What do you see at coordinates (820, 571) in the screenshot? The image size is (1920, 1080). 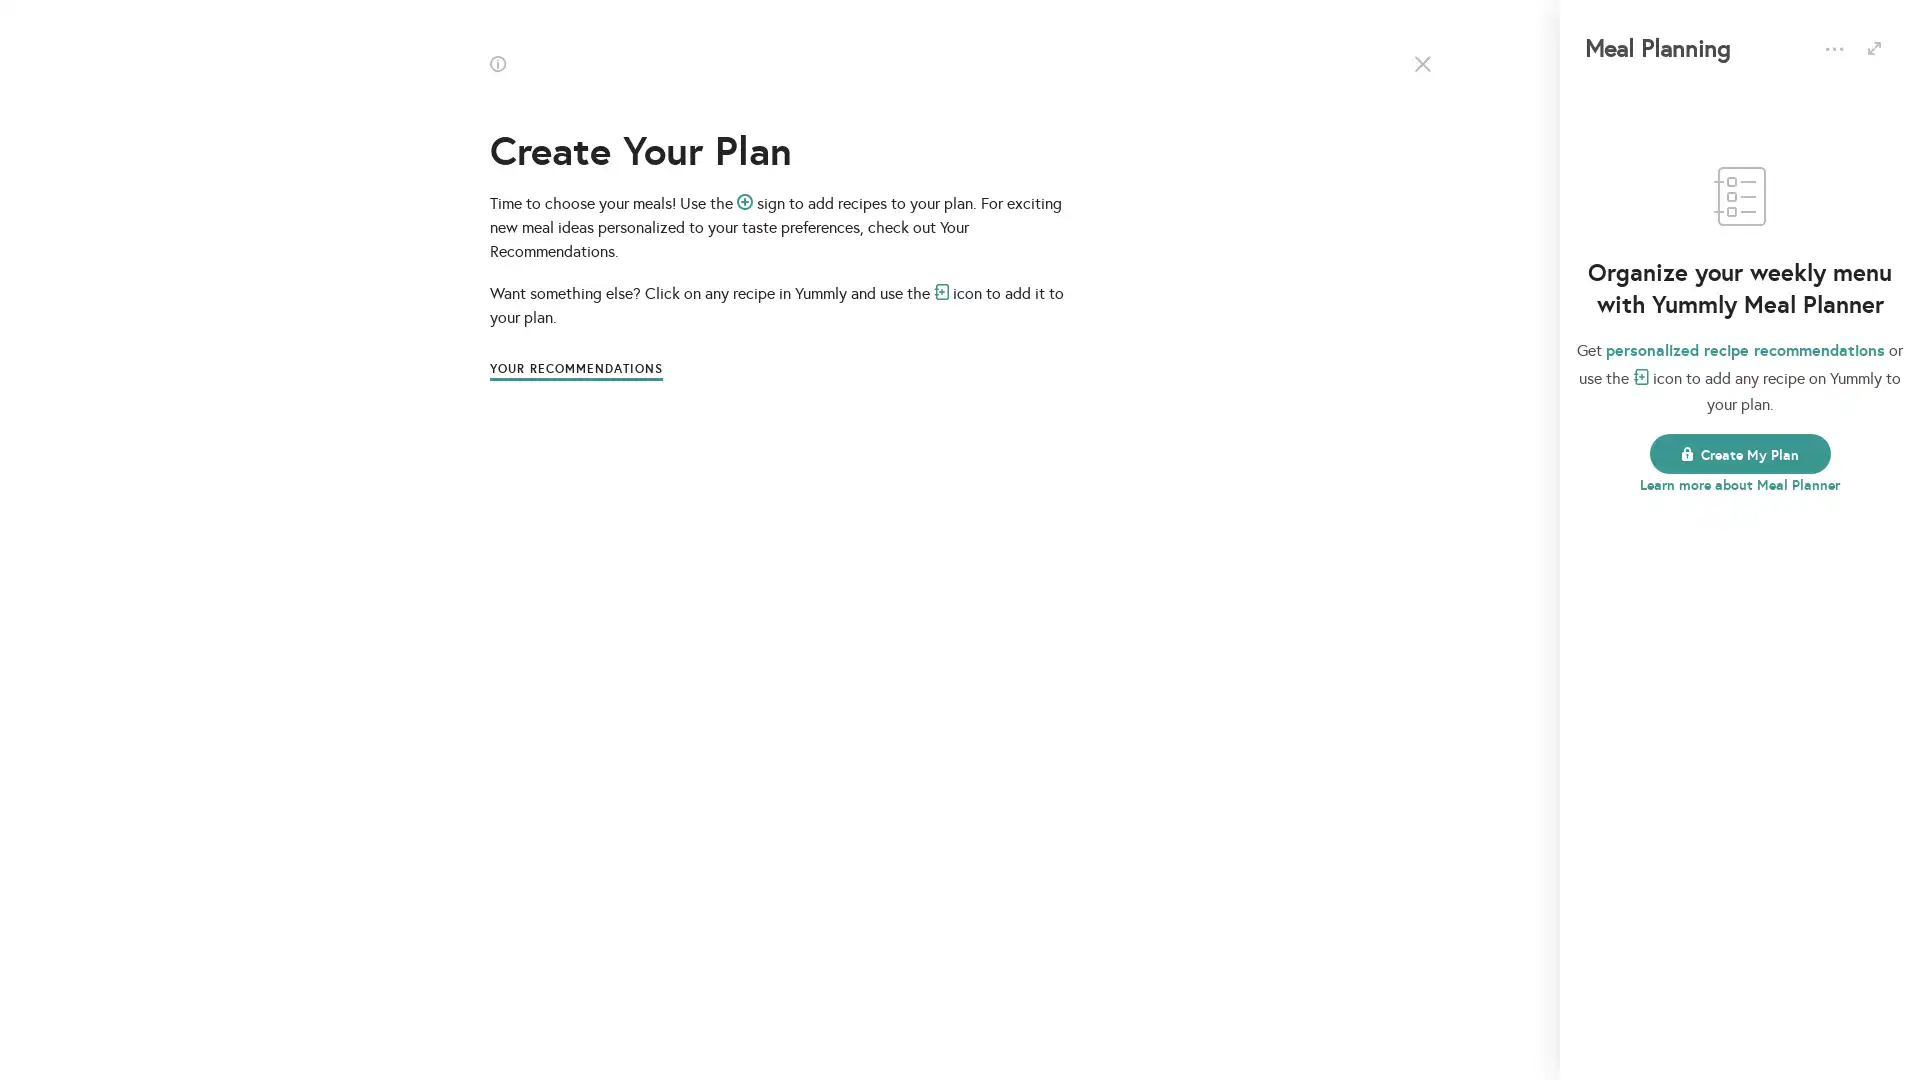 I see `Pescetarian` at bounding box center [820, 571].